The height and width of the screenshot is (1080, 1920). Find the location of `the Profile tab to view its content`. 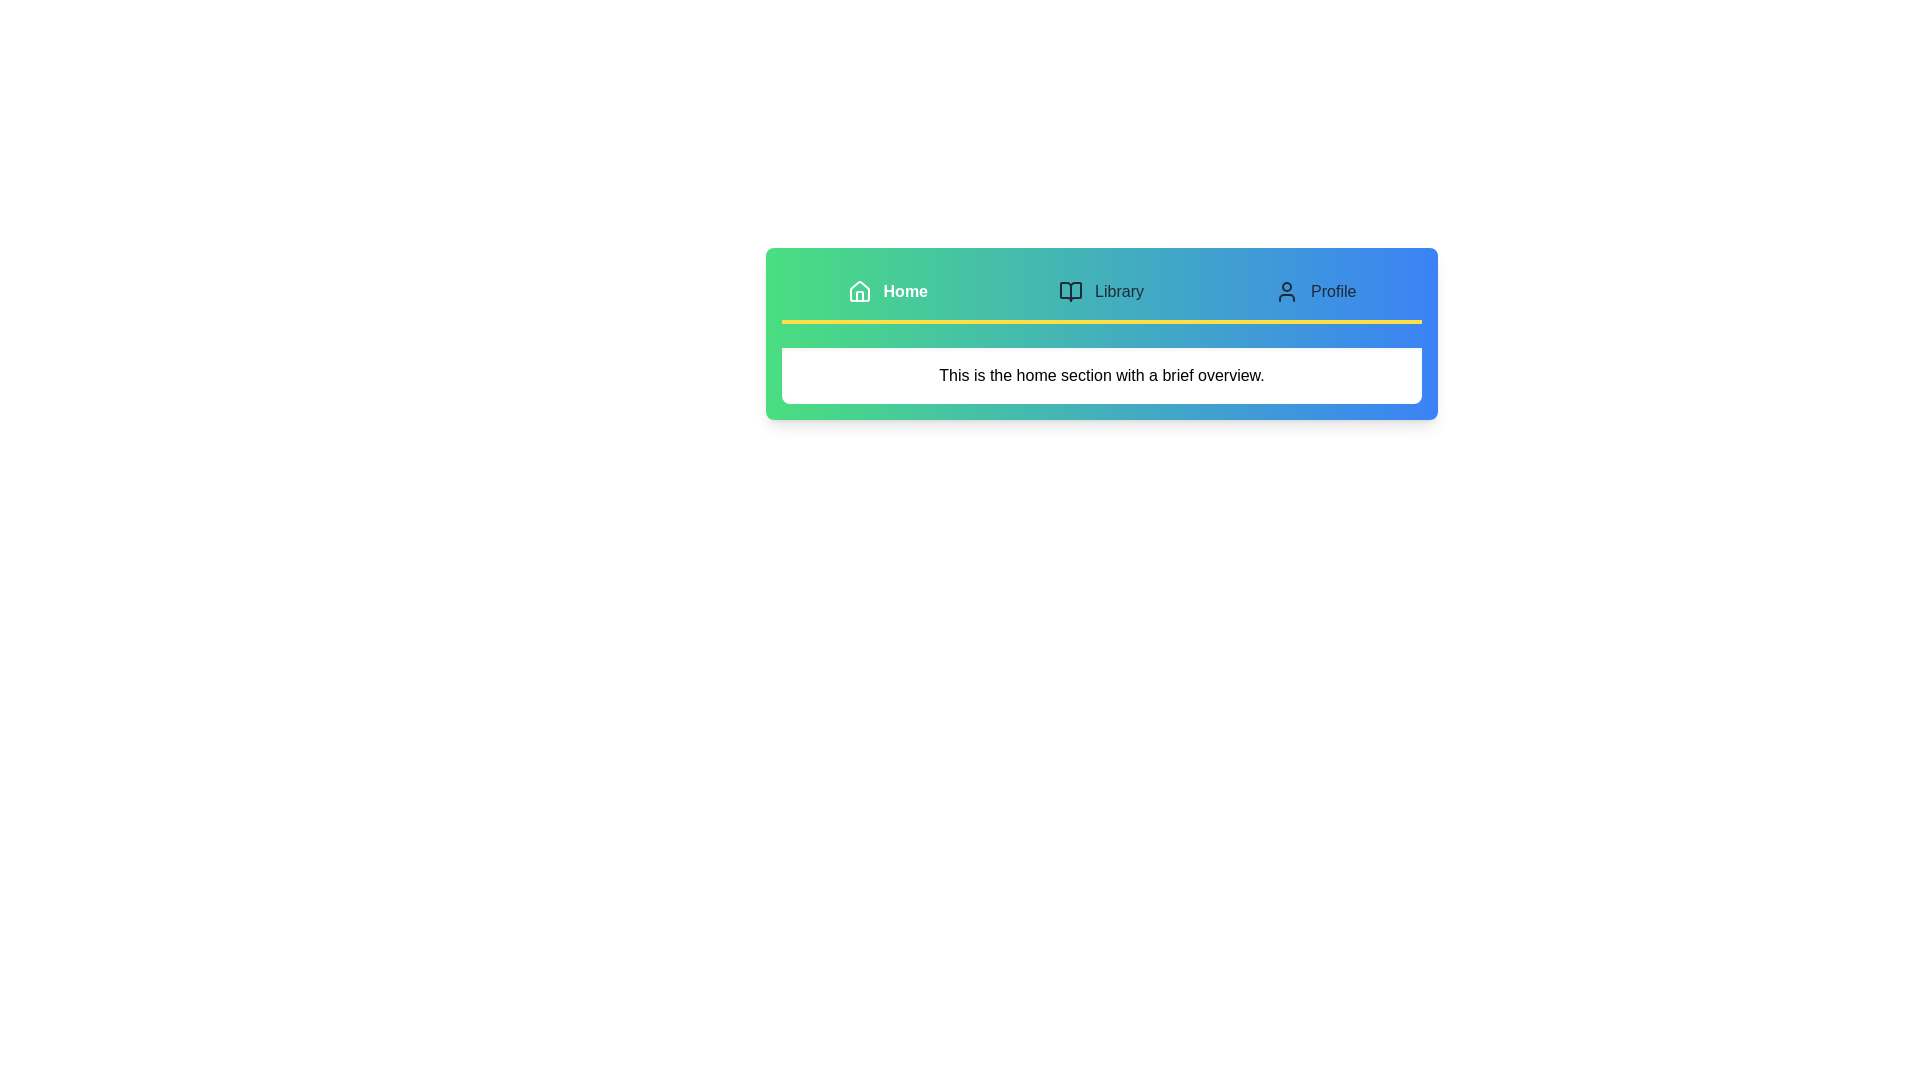

the Profile tab to view its content is located at coordinates (1315, 292).